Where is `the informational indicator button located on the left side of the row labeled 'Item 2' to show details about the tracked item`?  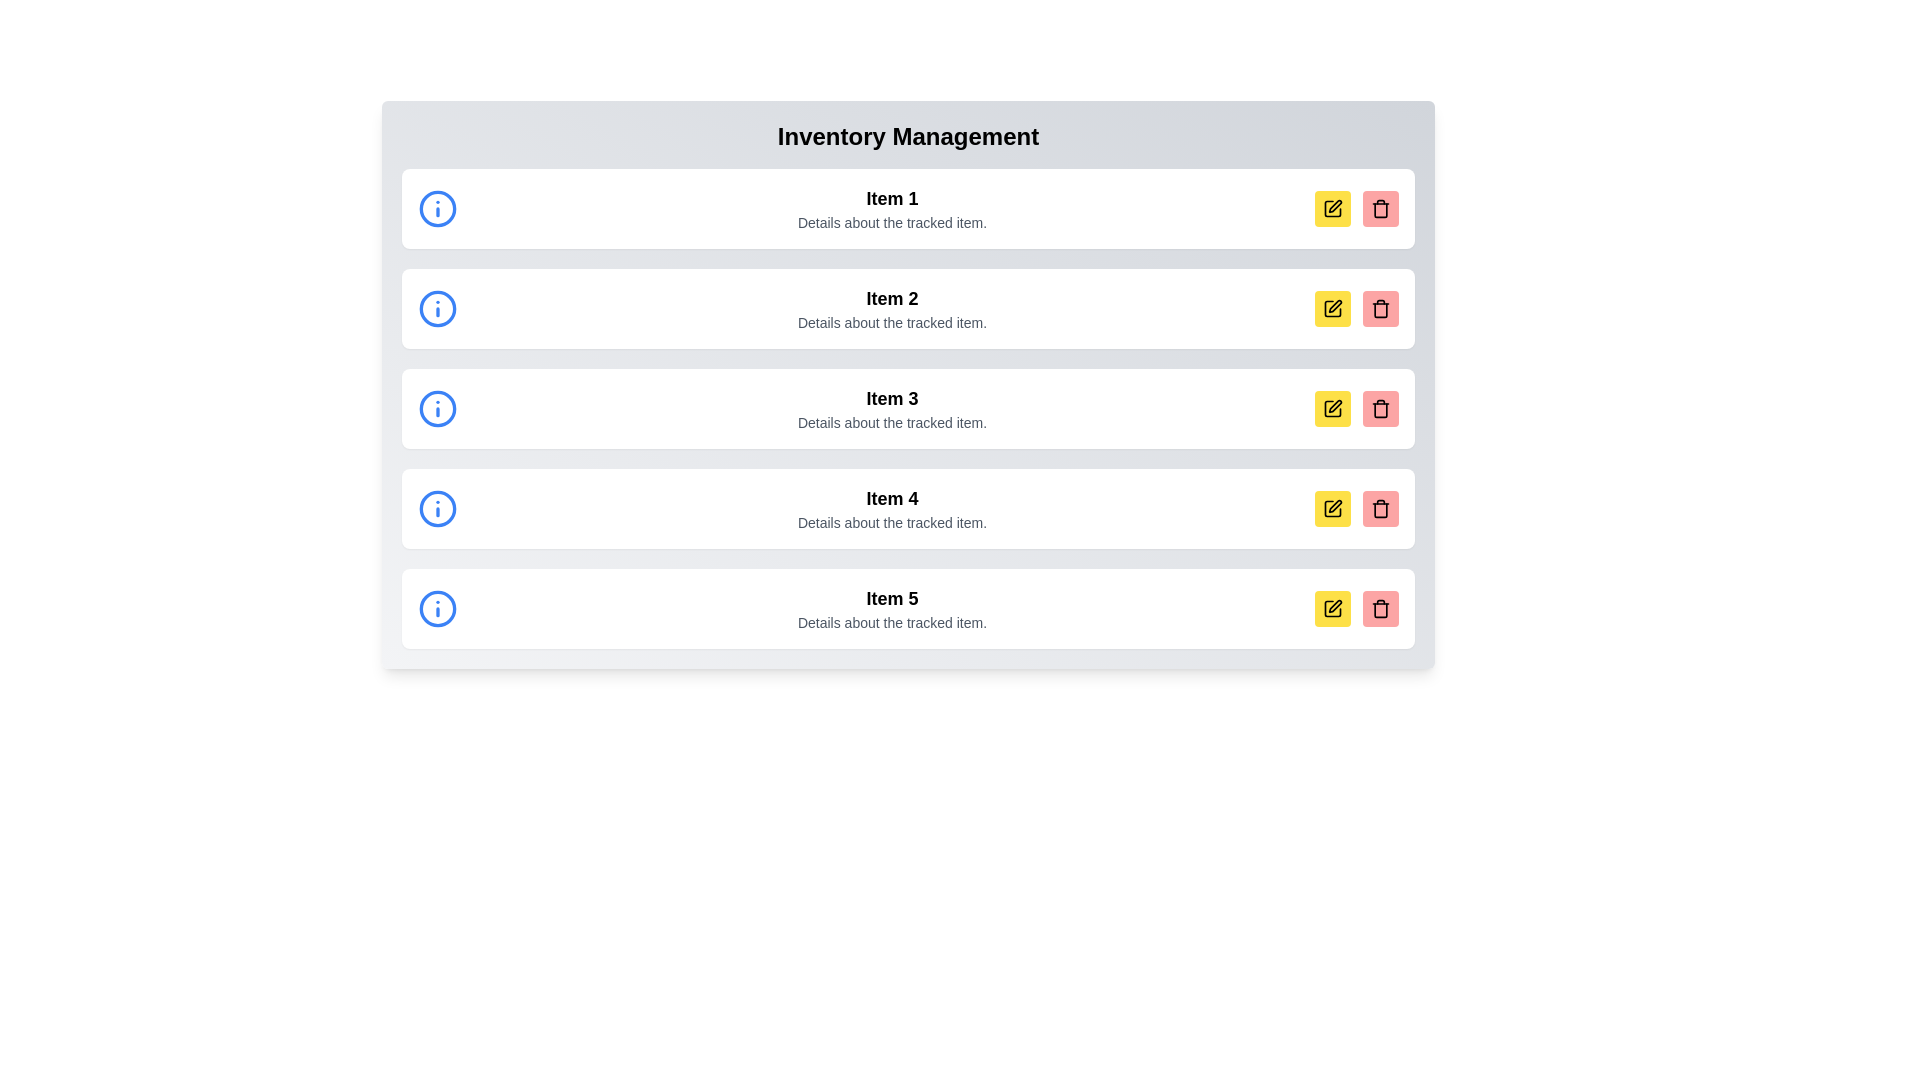
the informational indicator button located on the left side of the row labeled 'Item 2' to show details about the tracked item is located at coordinates (436, 308).